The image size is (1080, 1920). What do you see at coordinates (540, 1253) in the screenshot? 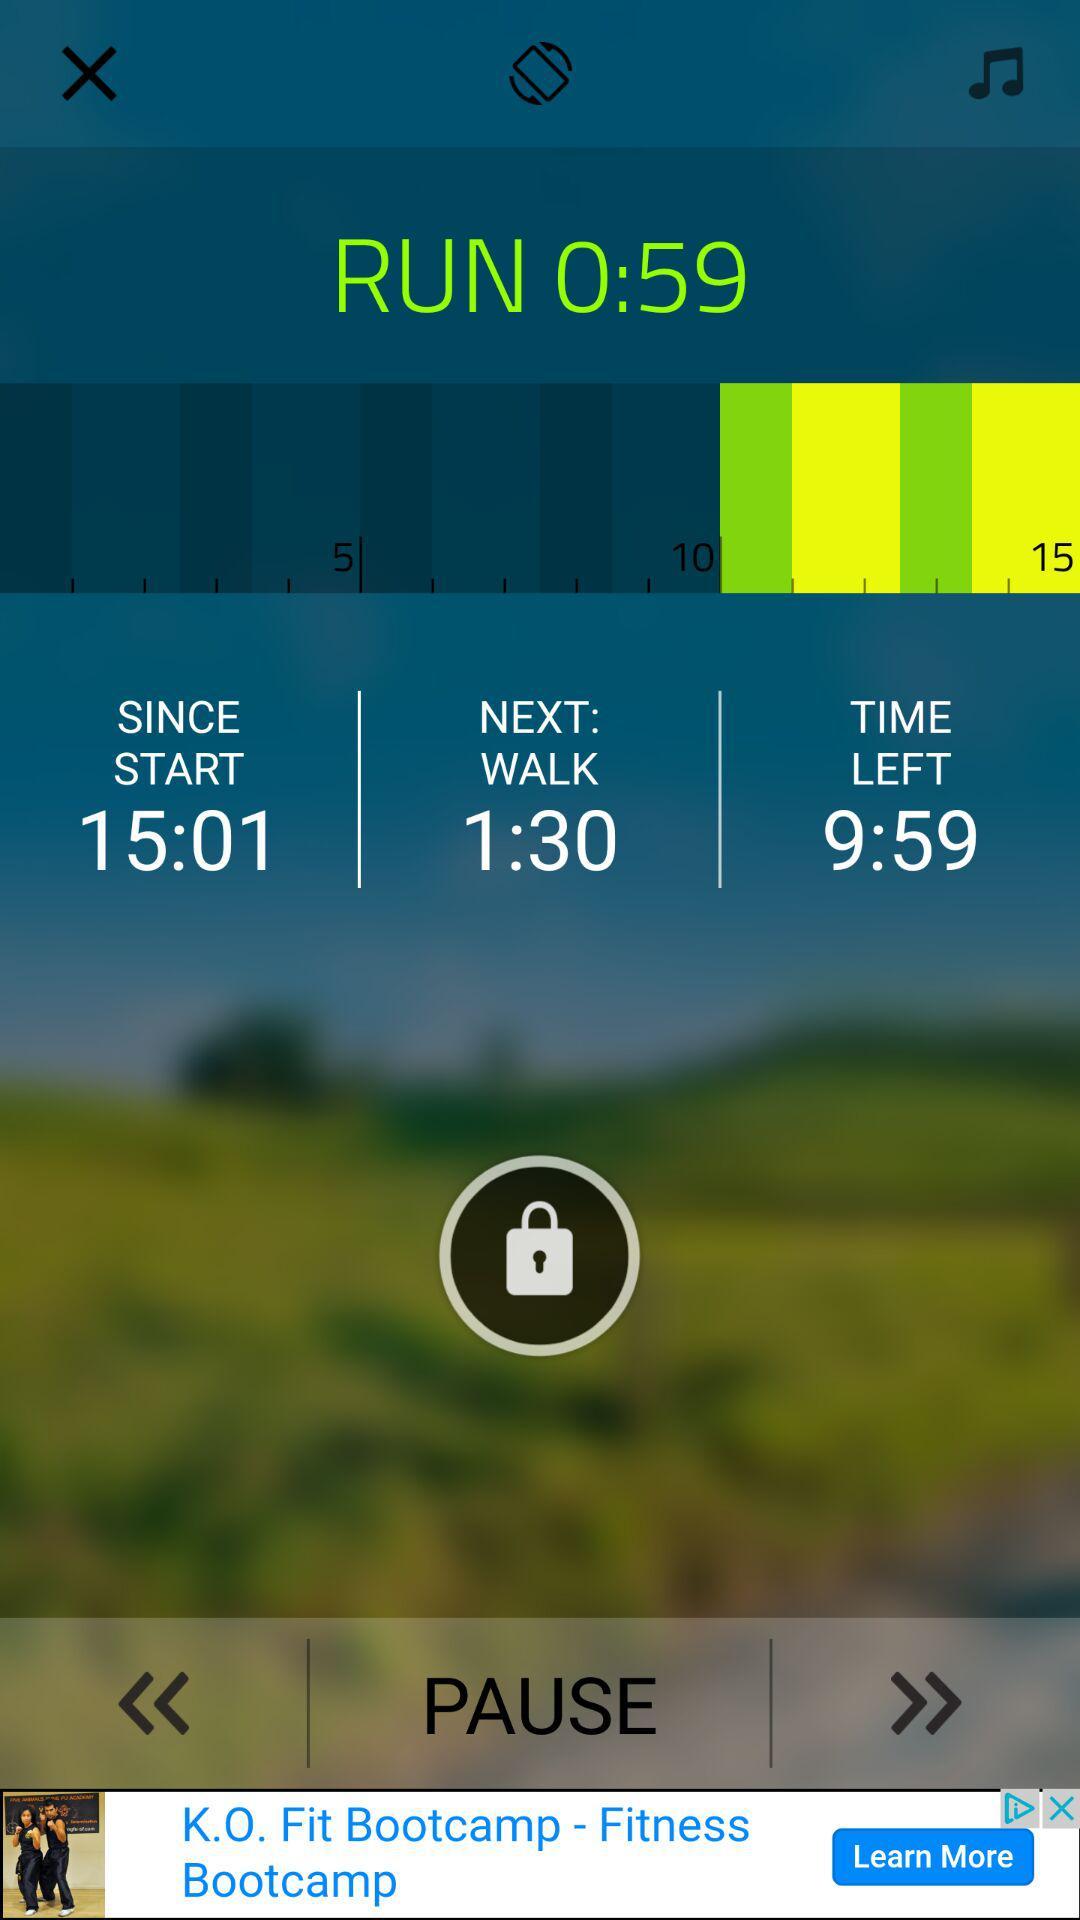
I see `the icon above the pause` at bounding box center [540, 1253].